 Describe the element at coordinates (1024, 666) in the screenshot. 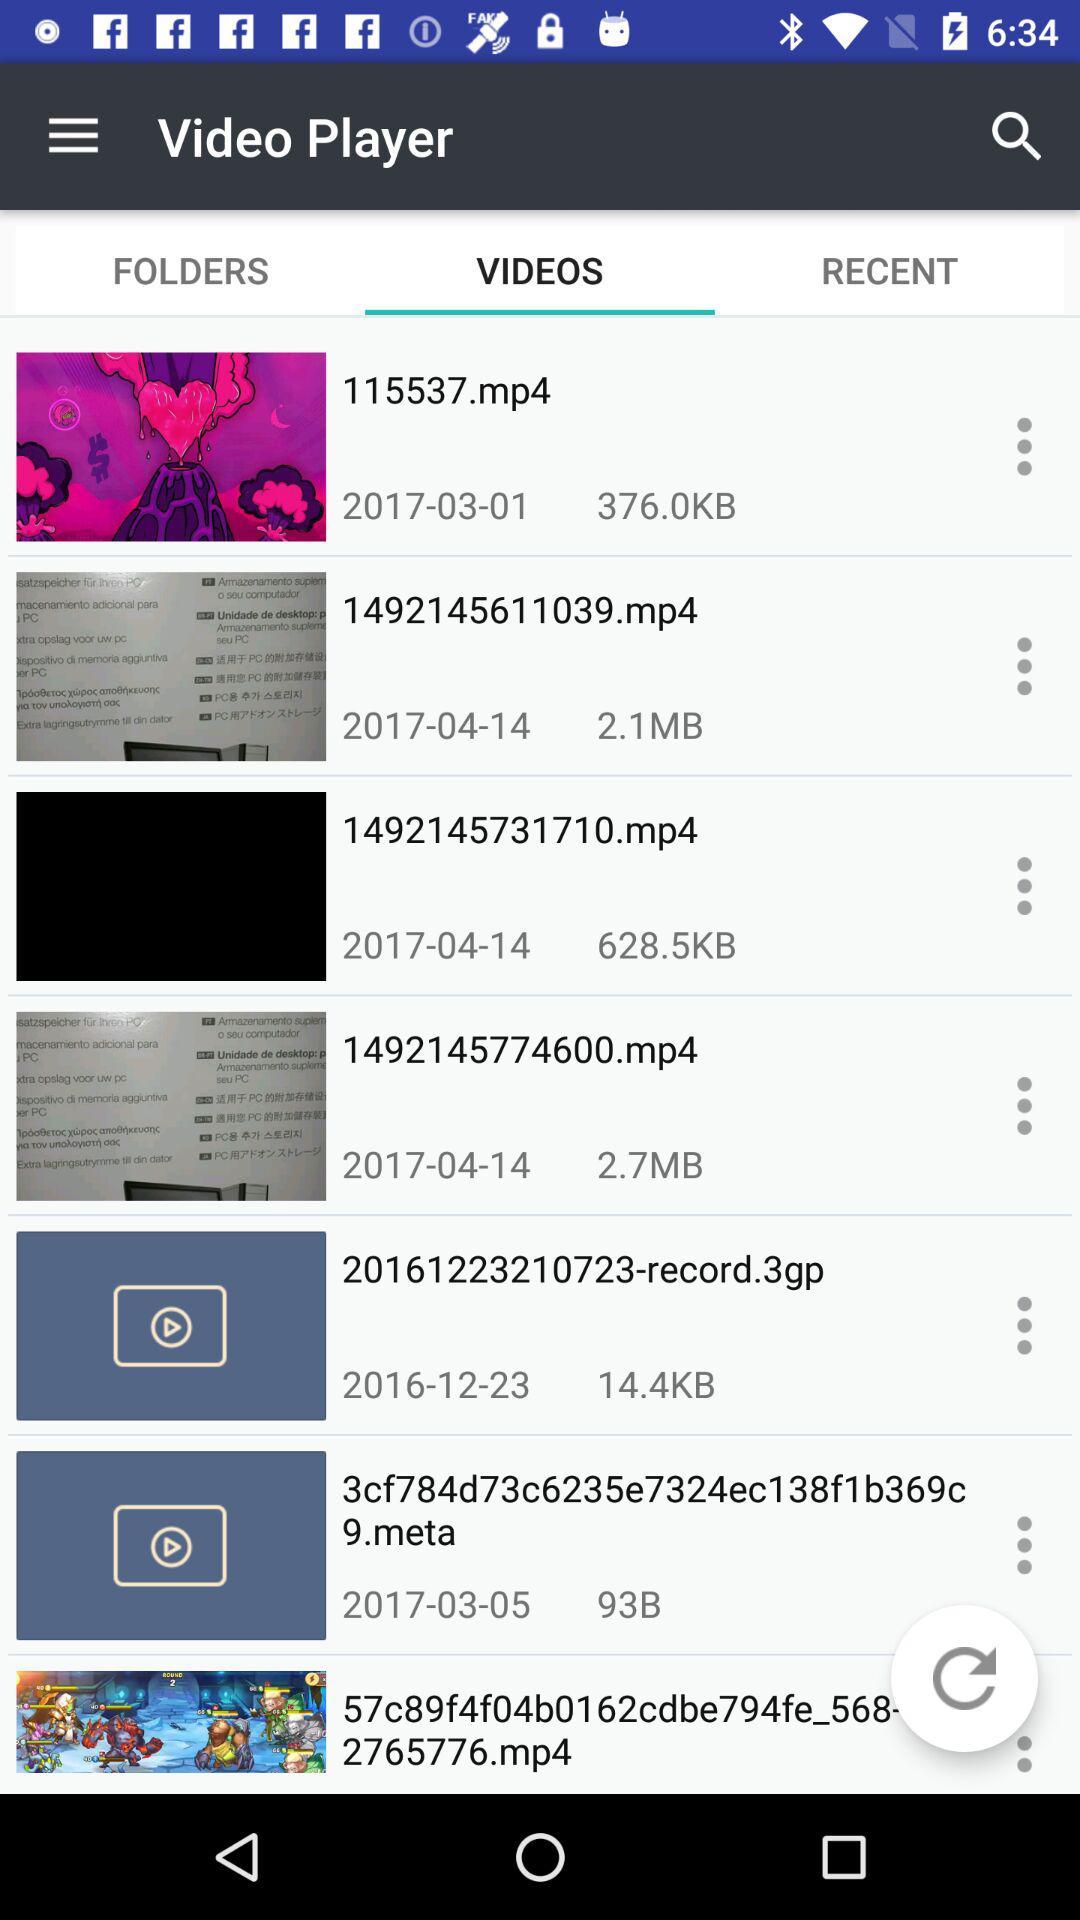

I see `options` at that location.